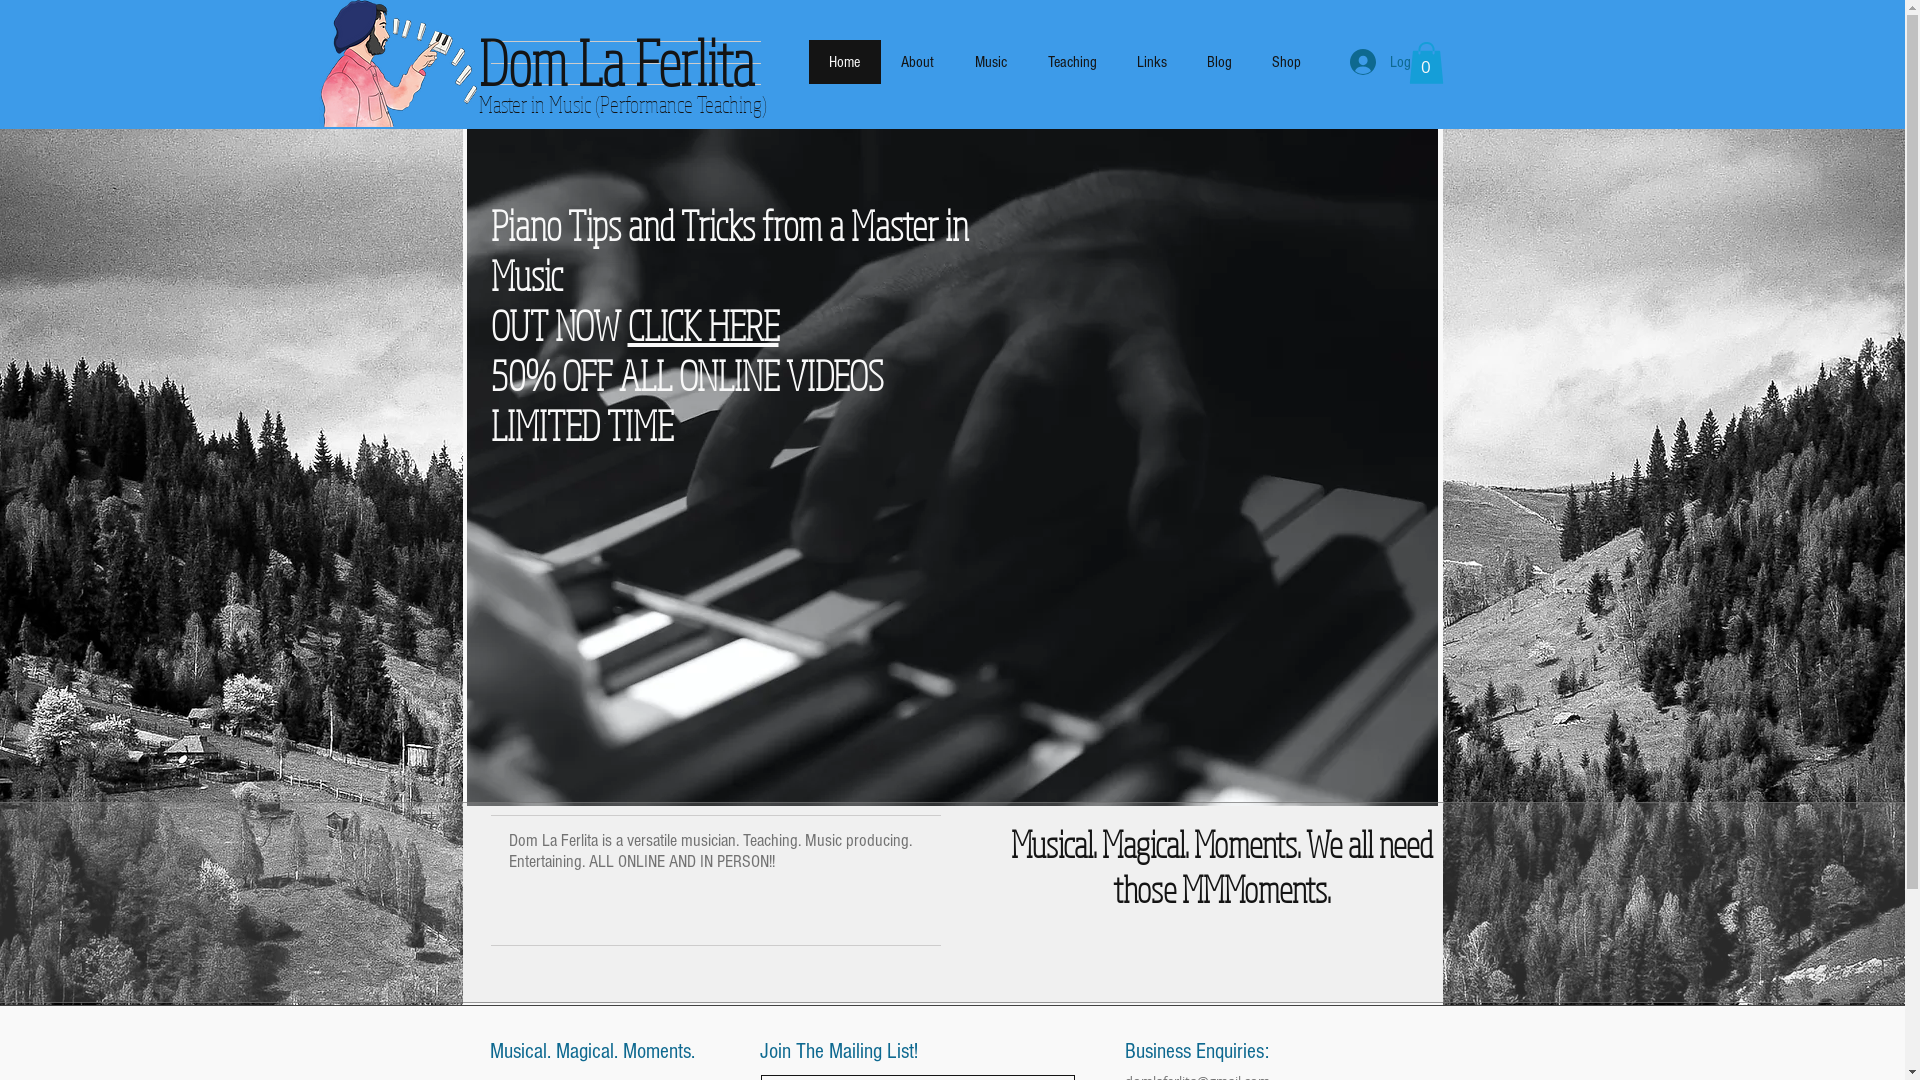  I want to click on 'Music', so click(990, 60).